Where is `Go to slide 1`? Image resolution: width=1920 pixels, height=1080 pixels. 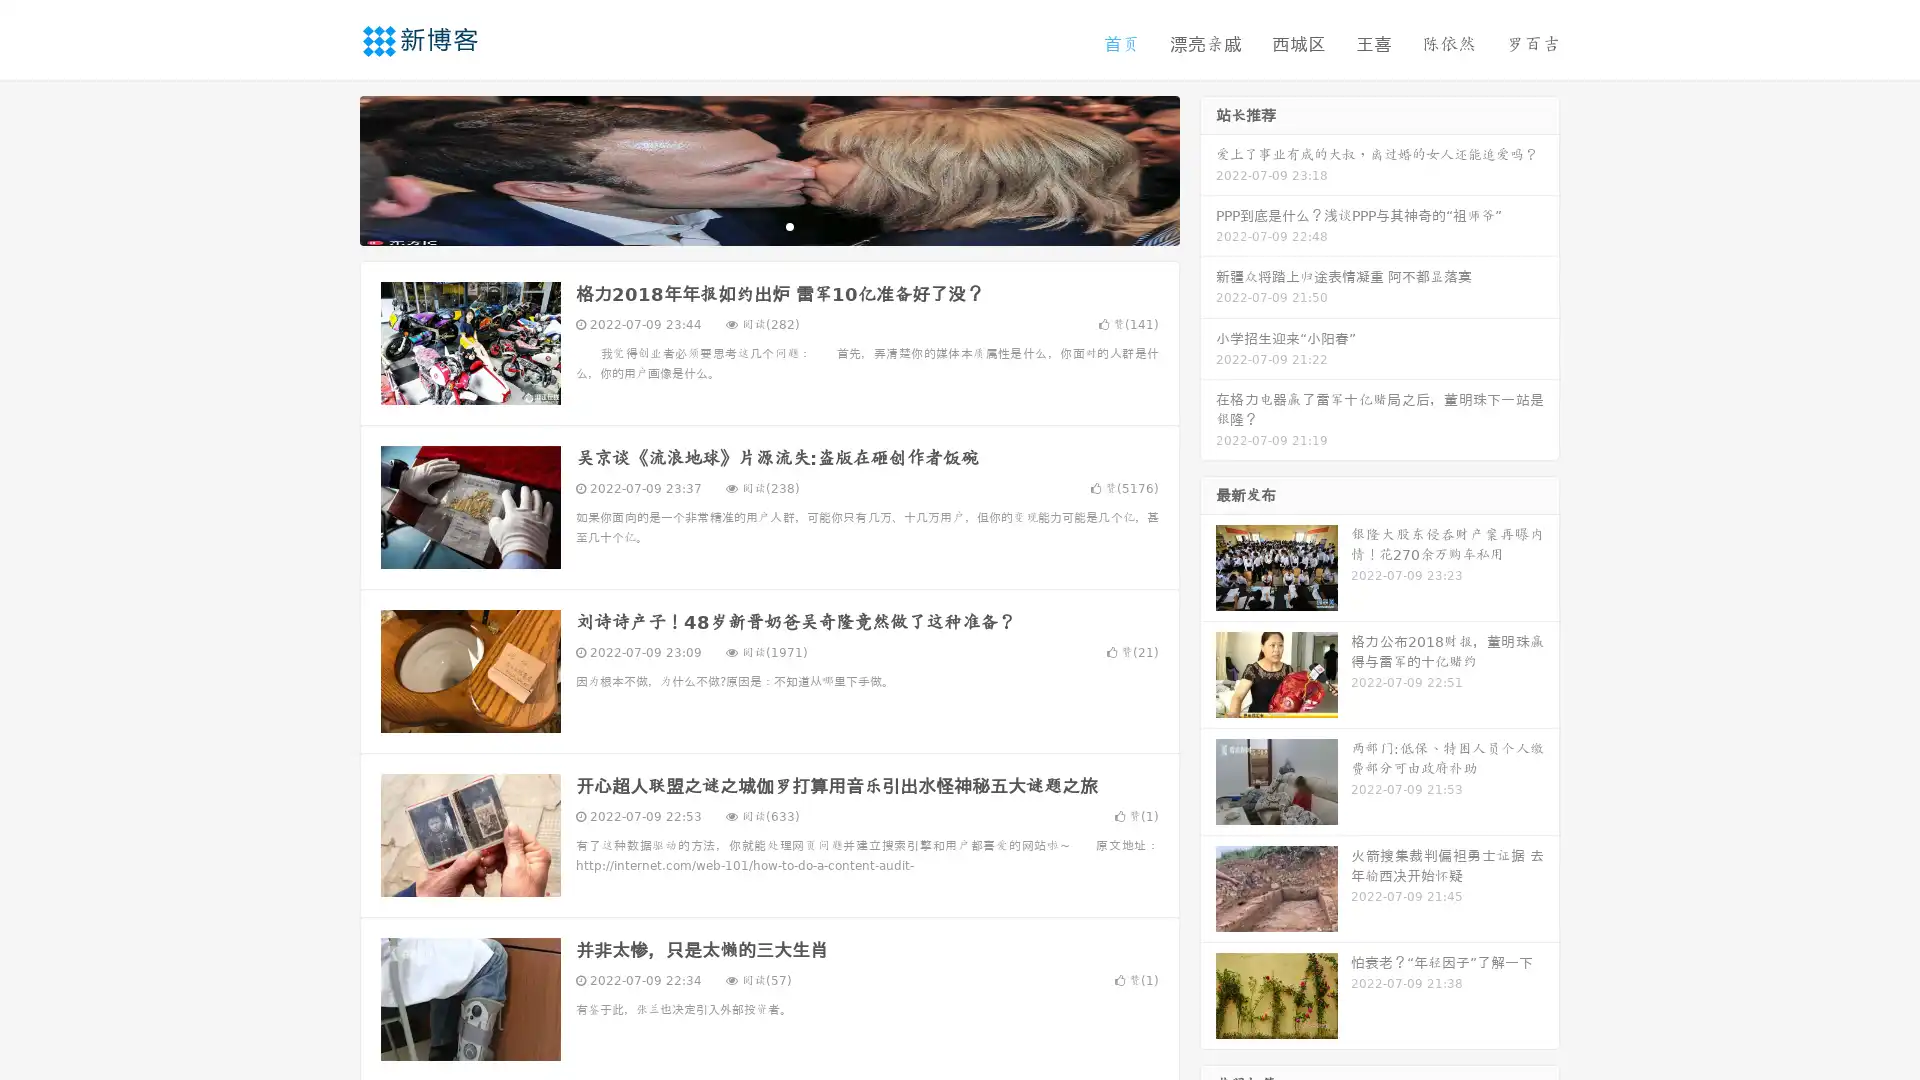 Go to slide 1 is located at coordinates (748, 225).